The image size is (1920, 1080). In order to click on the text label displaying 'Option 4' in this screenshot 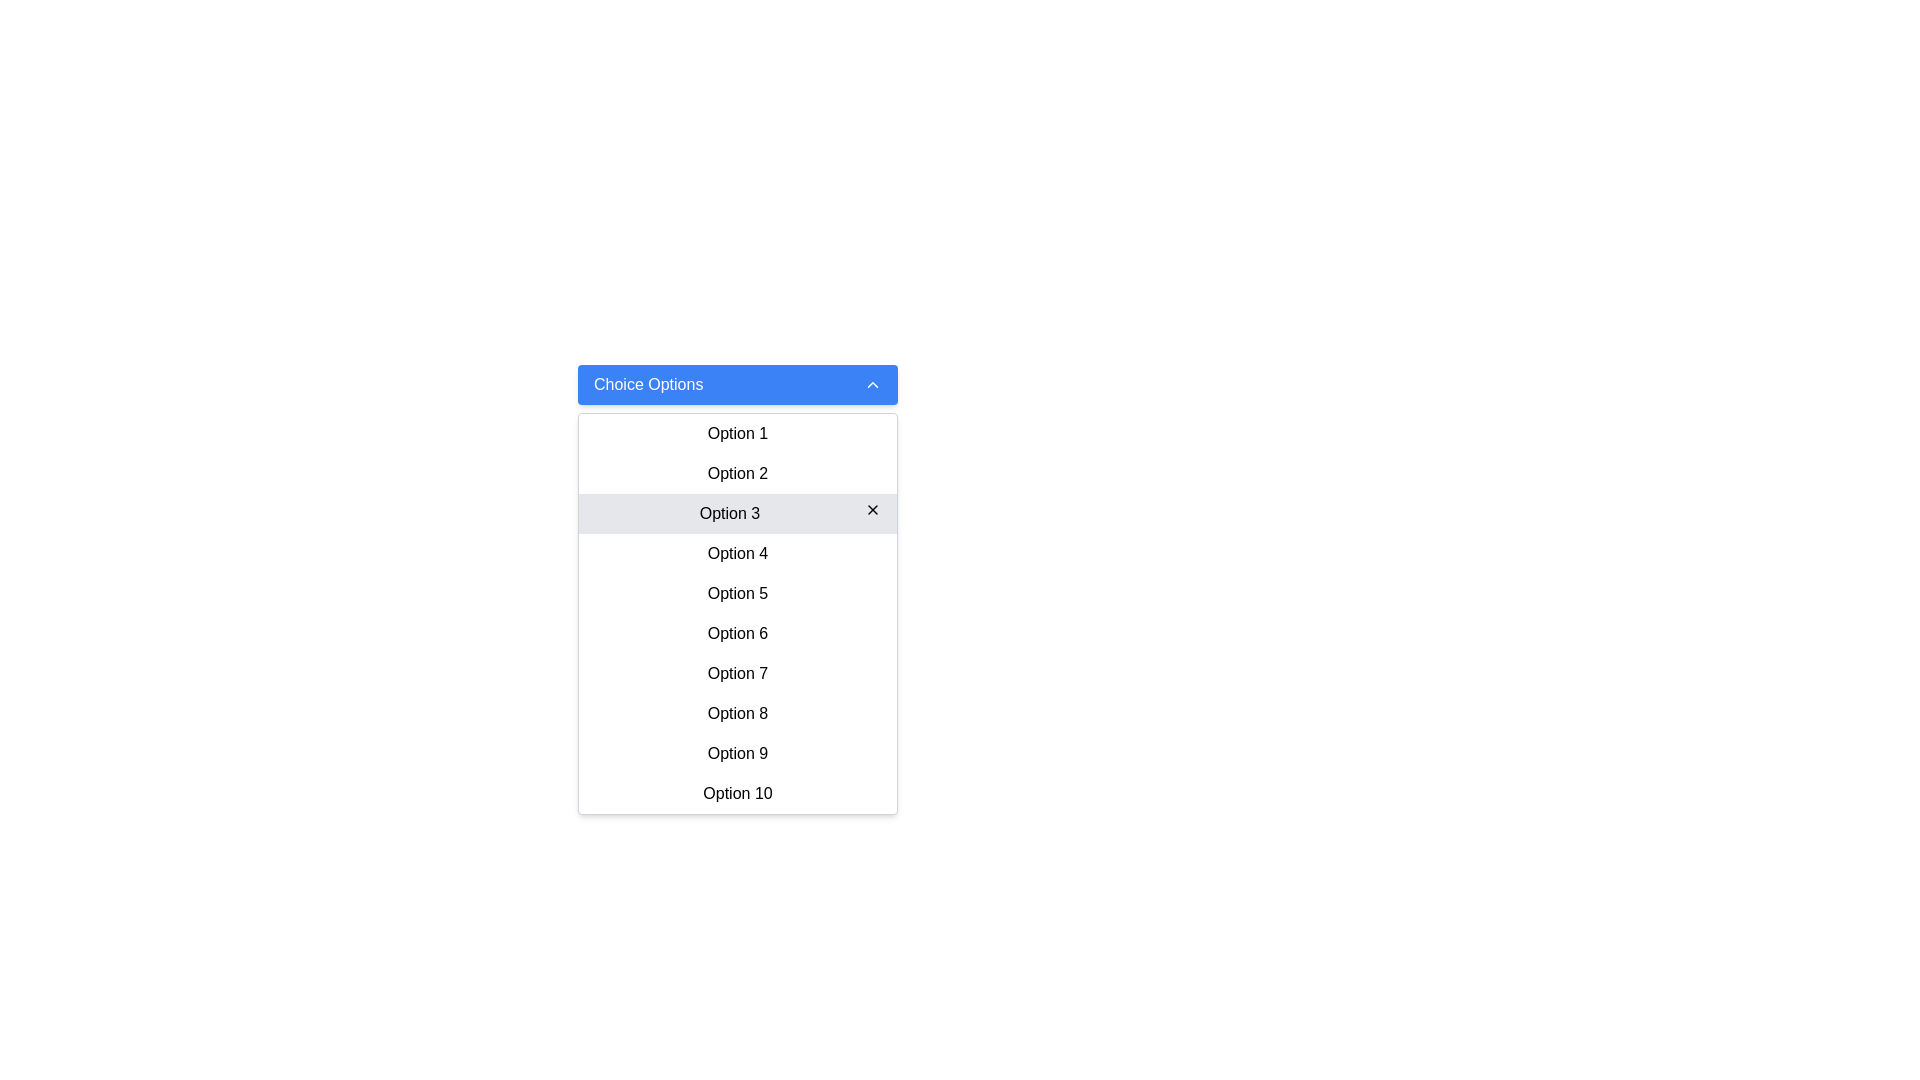, I will do `click(737, 553)`.